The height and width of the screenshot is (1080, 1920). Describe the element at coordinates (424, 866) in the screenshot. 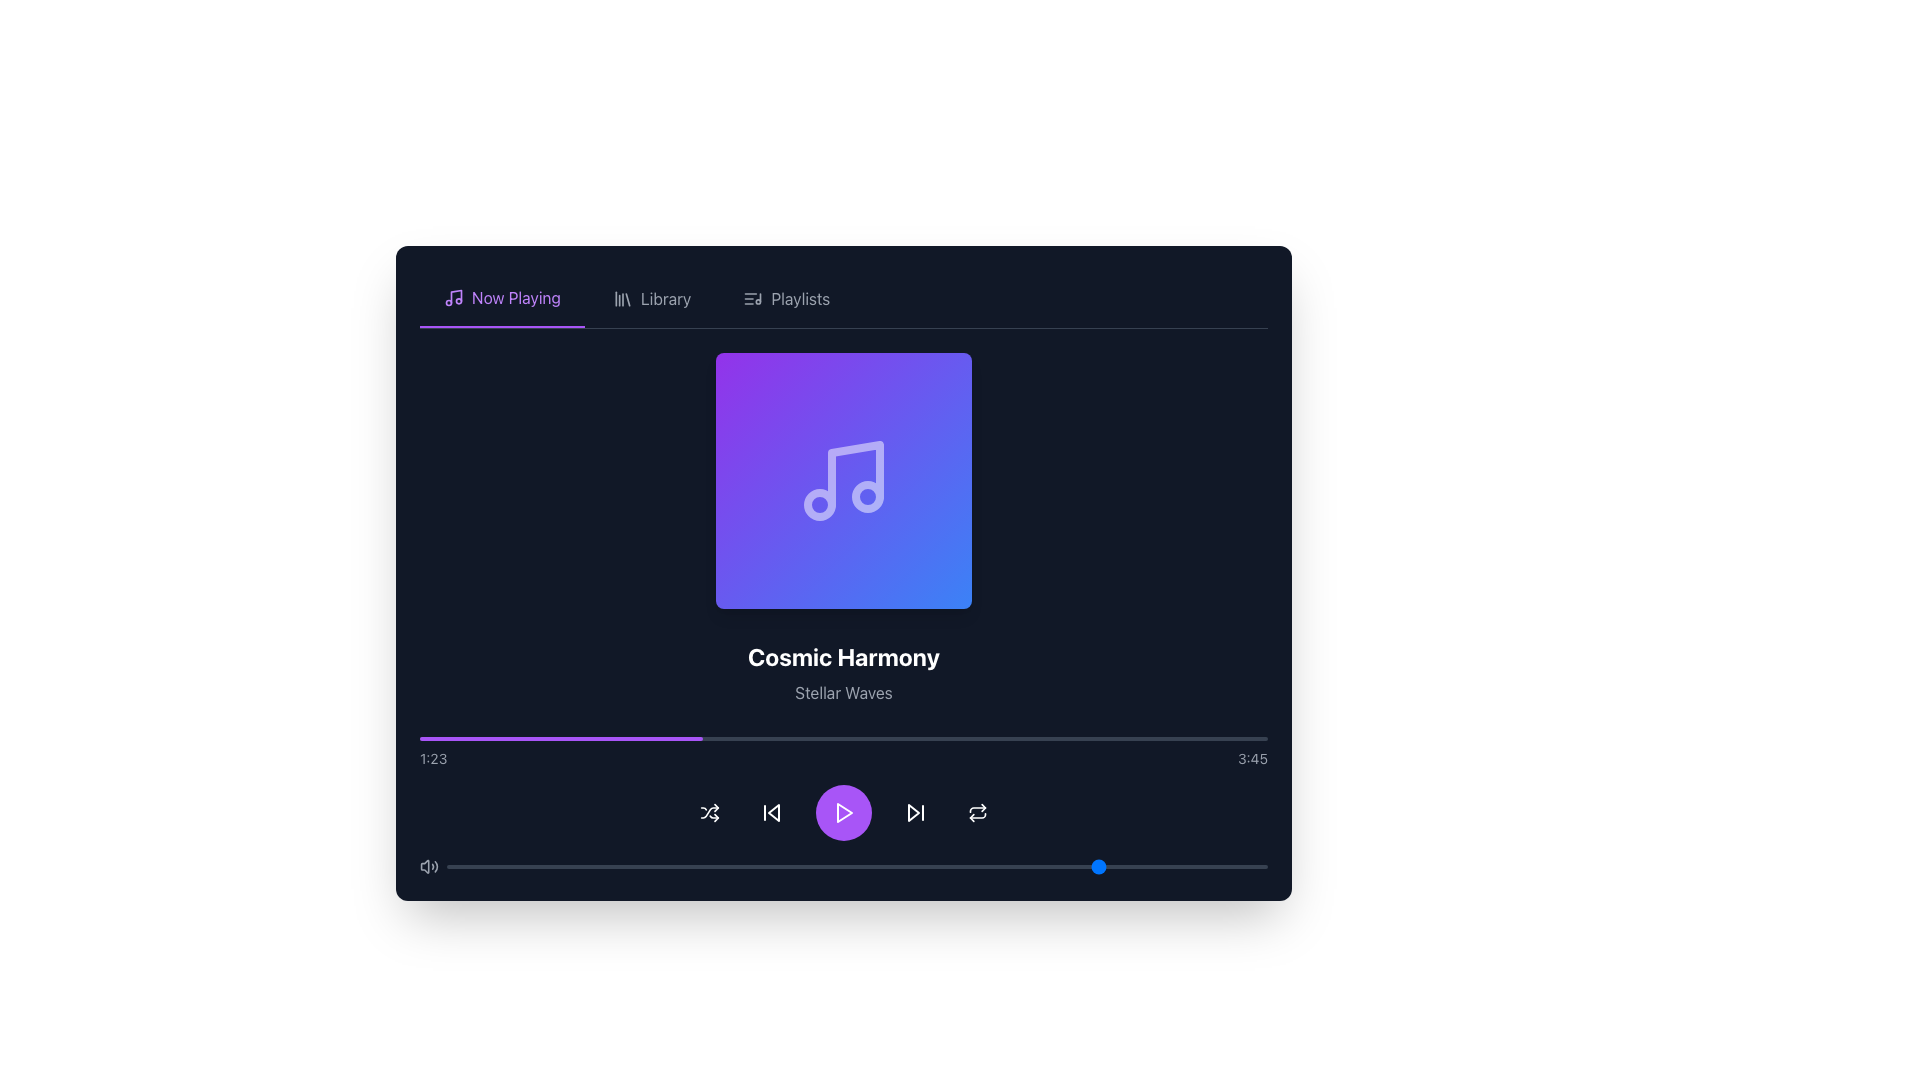

I see `the muted speaker icon located on the media control bar` at that location.